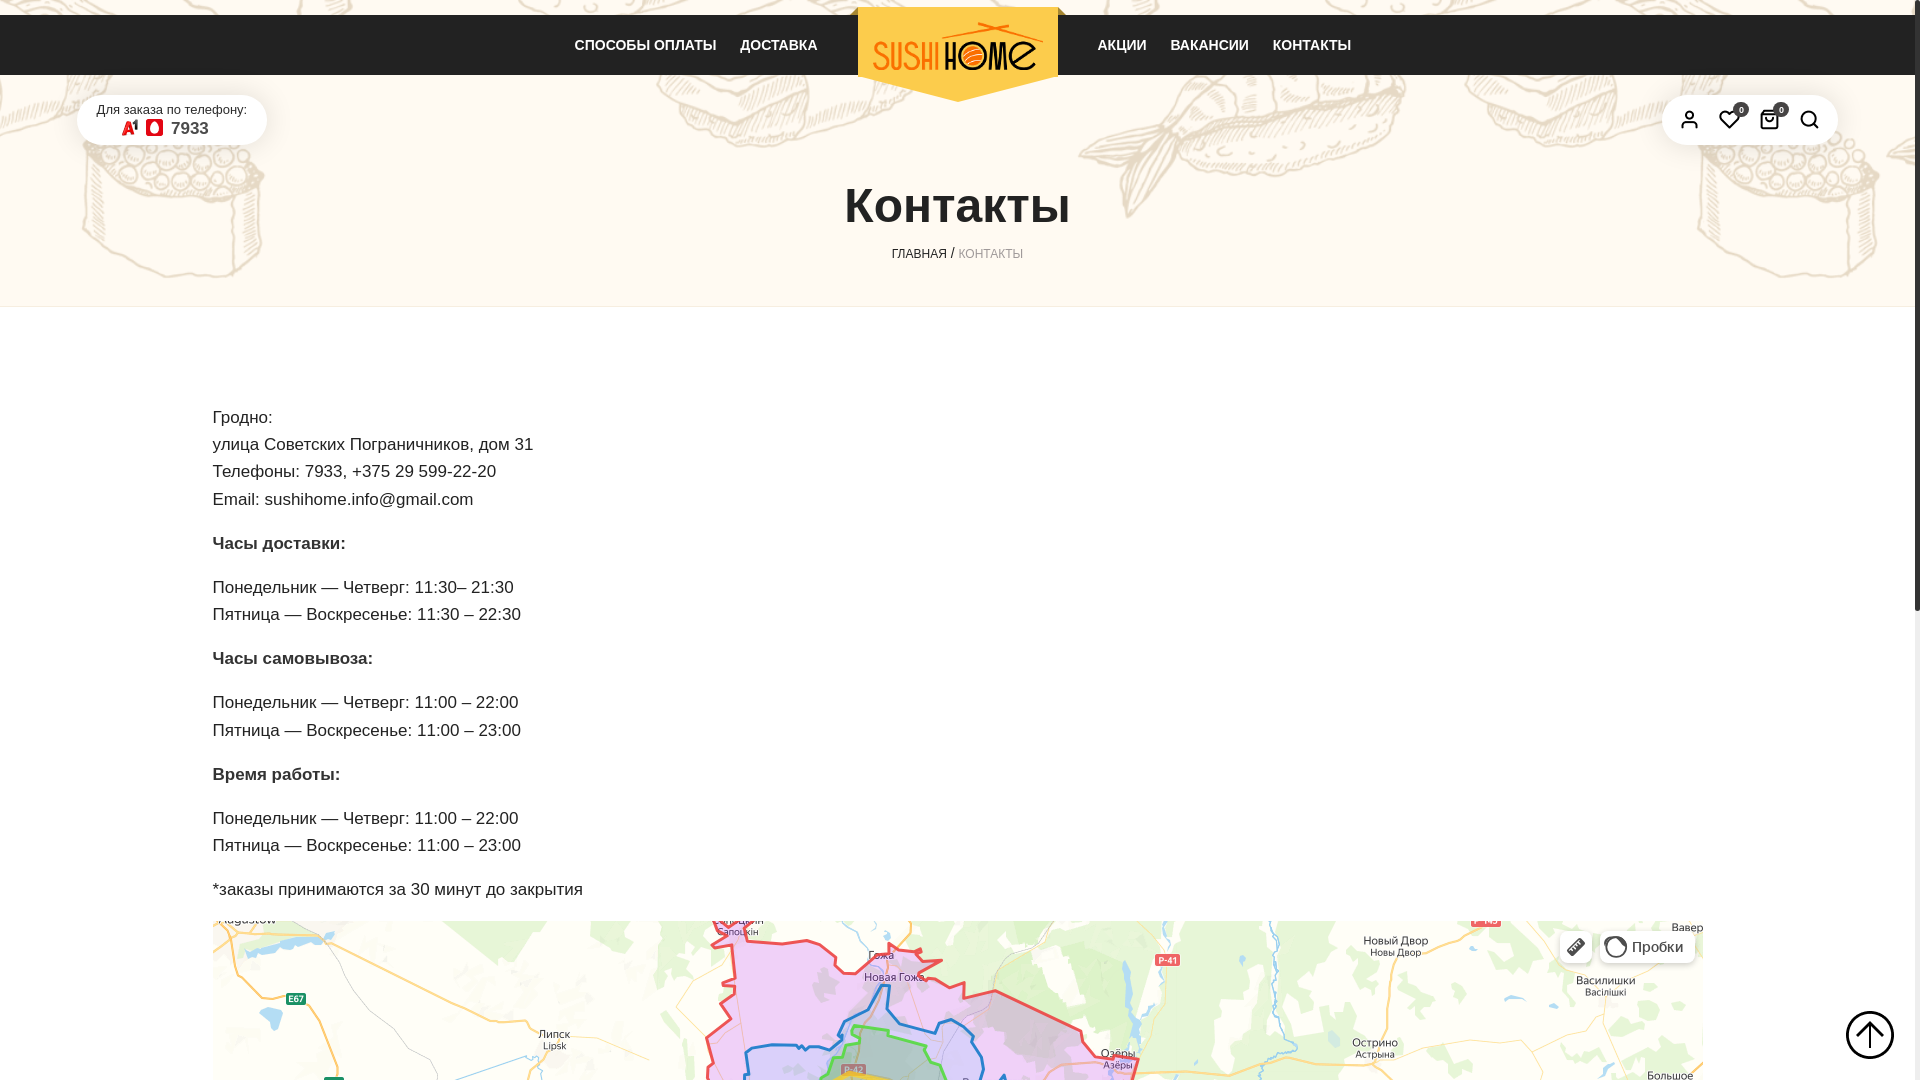 This screenshot has width=1920, height=1080. Describe the element at coordinates (190, 128) in the screenshot. I see `'7933'` at that location.